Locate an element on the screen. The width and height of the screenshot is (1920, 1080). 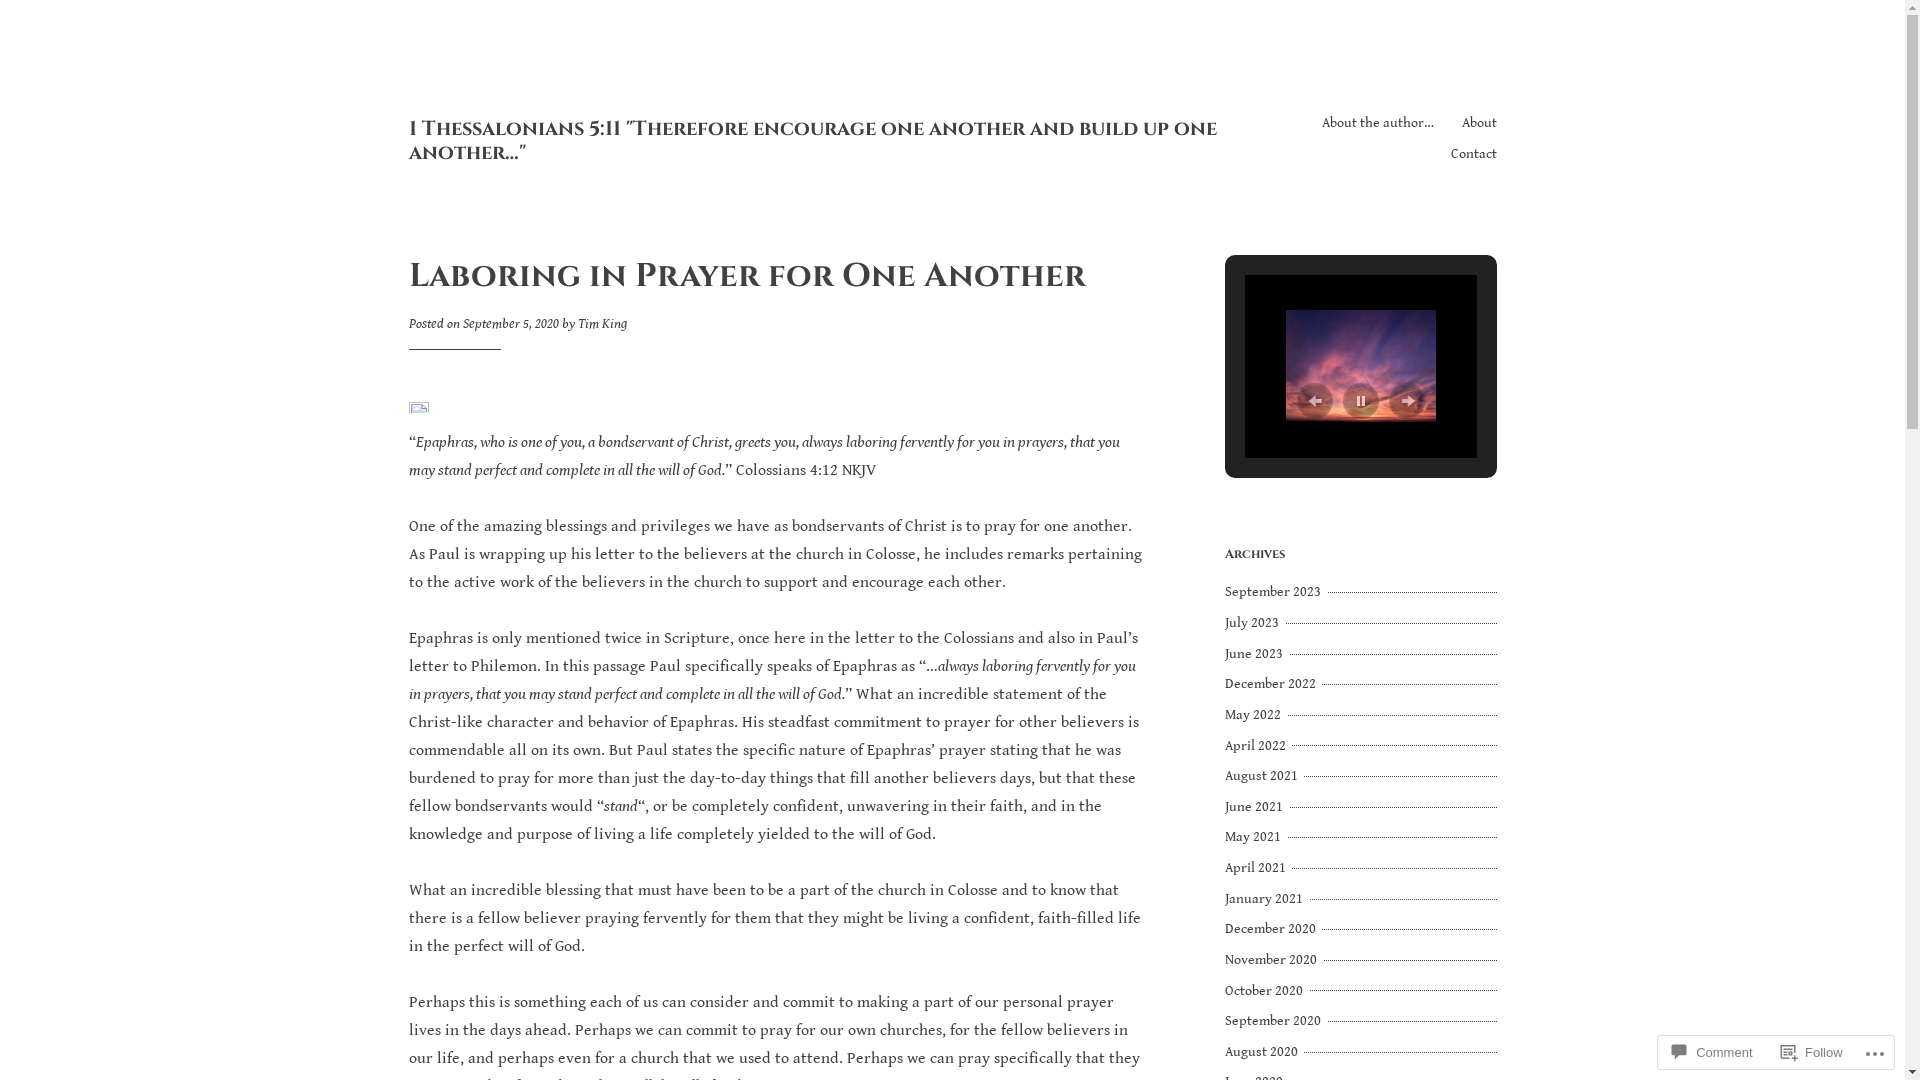
'Contact' is located at coordinates (1473, 153).